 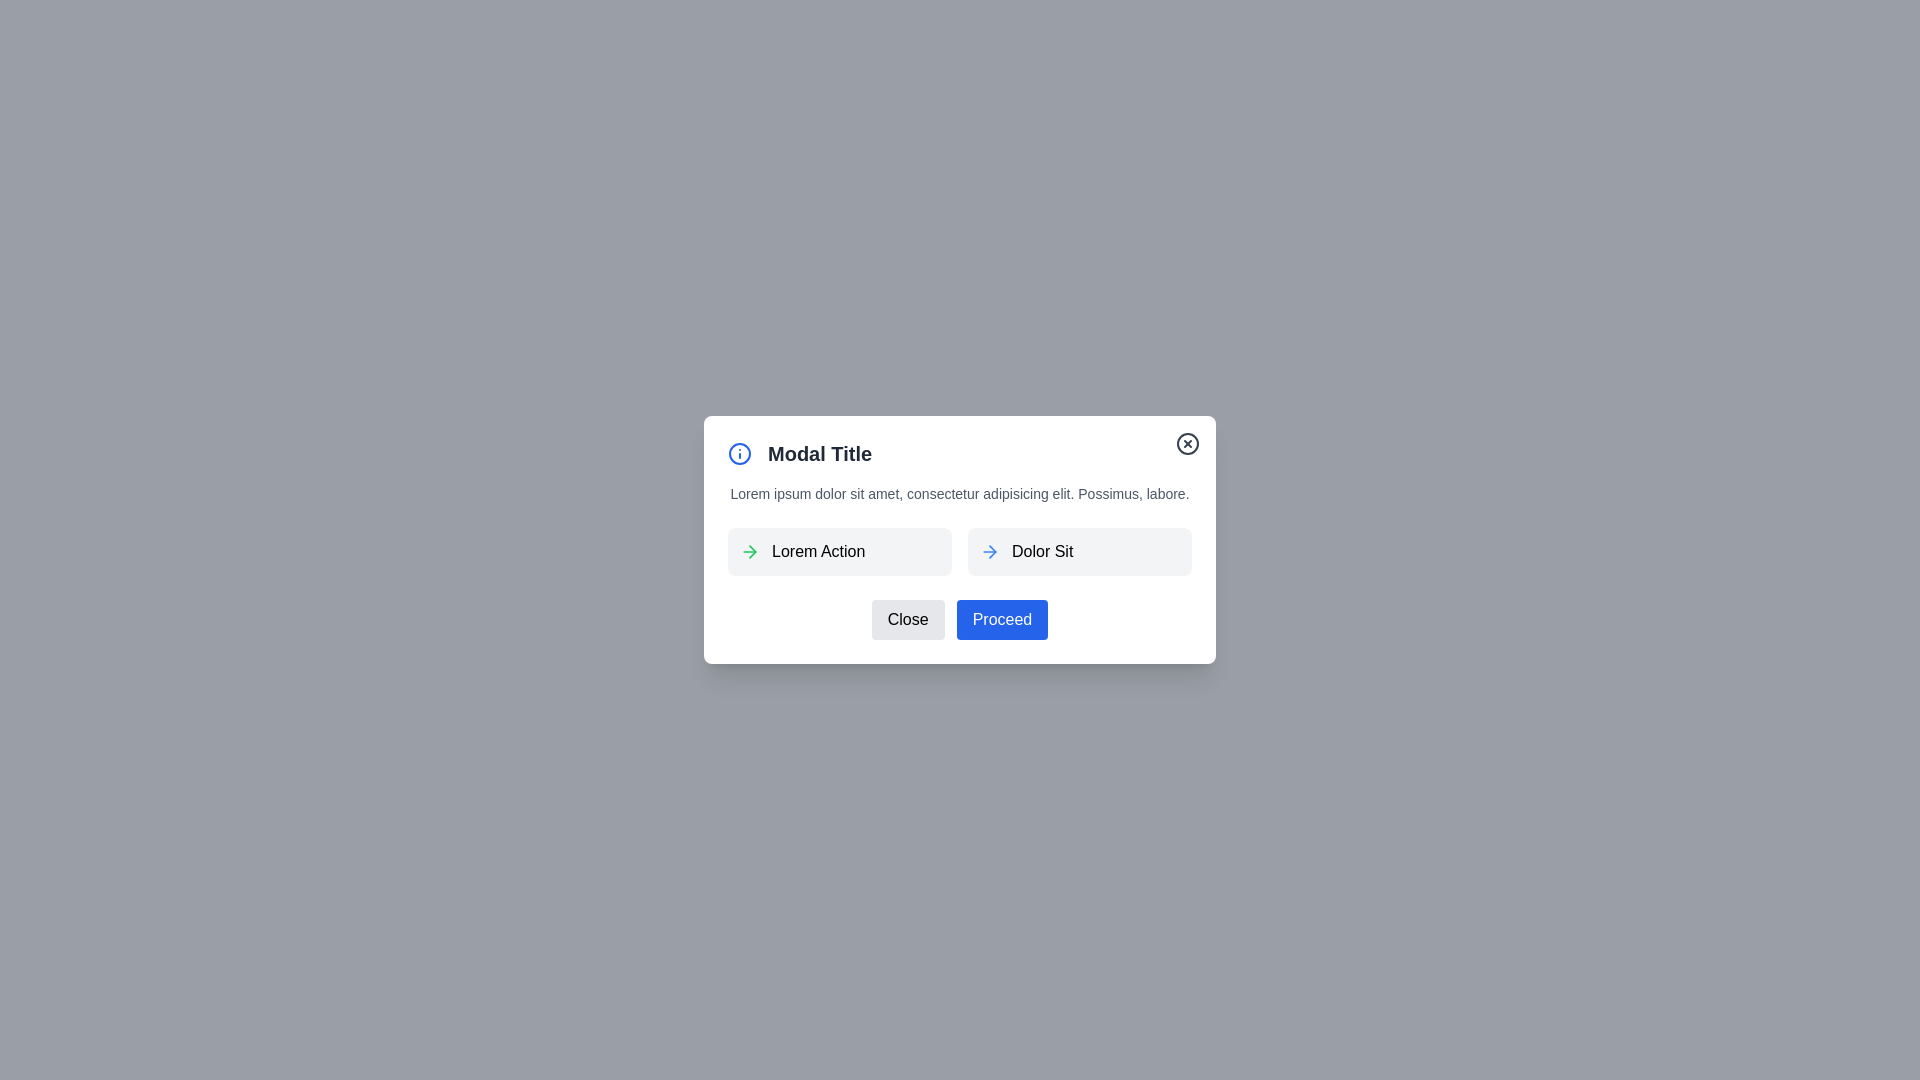 What do you see at coordinates (960, 619) in the screenshot?
I see `the button group located at the bottom of the modal window, which includes 'Close' on the left and 'Proceed' on the right` at bounding box center [960, 619].